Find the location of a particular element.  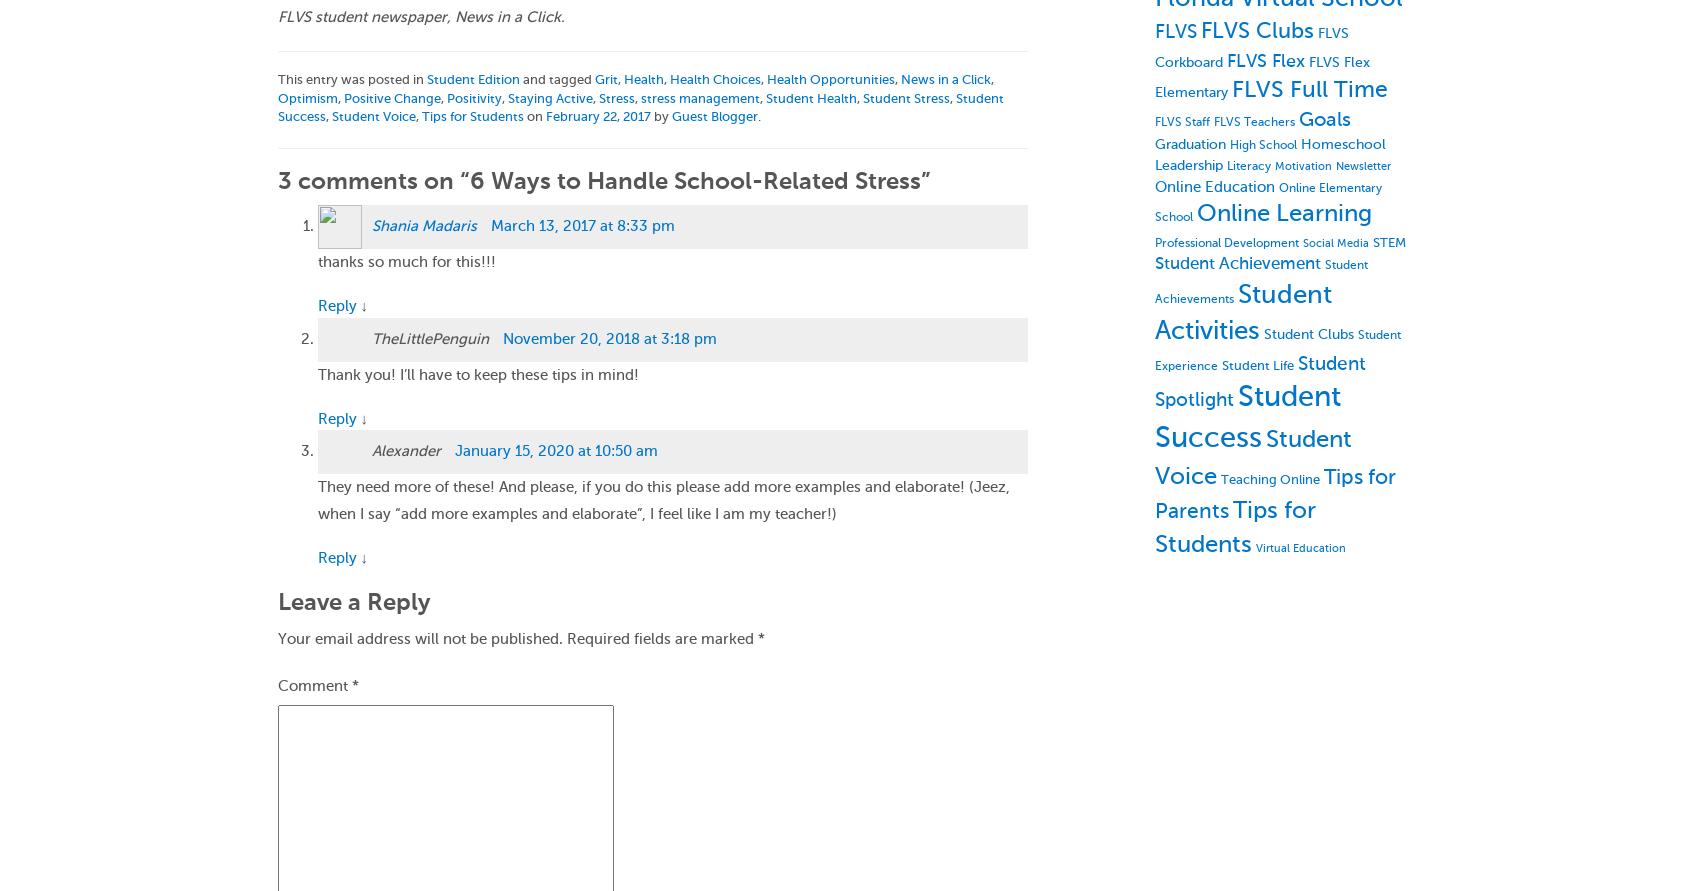

'Leave a Reply' is located at coordinates (352, 601).